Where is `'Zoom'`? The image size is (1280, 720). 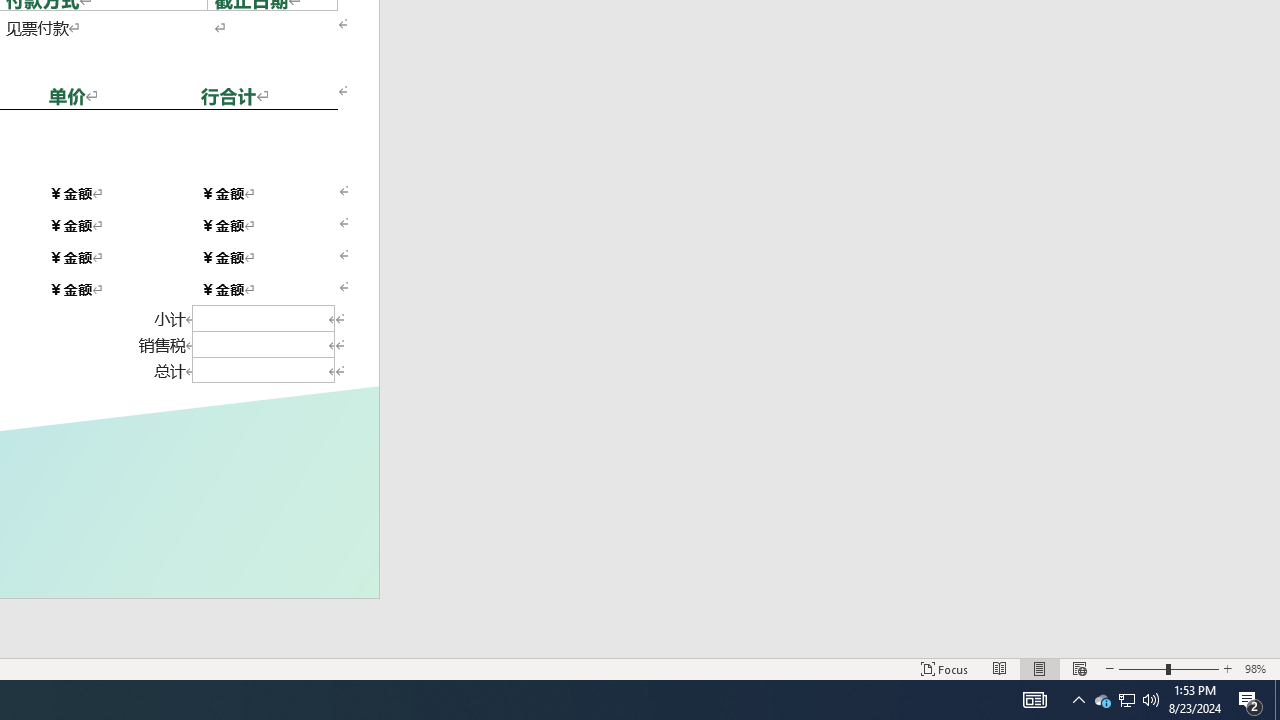 'Zoom' is located at coordinates (1168, 669).